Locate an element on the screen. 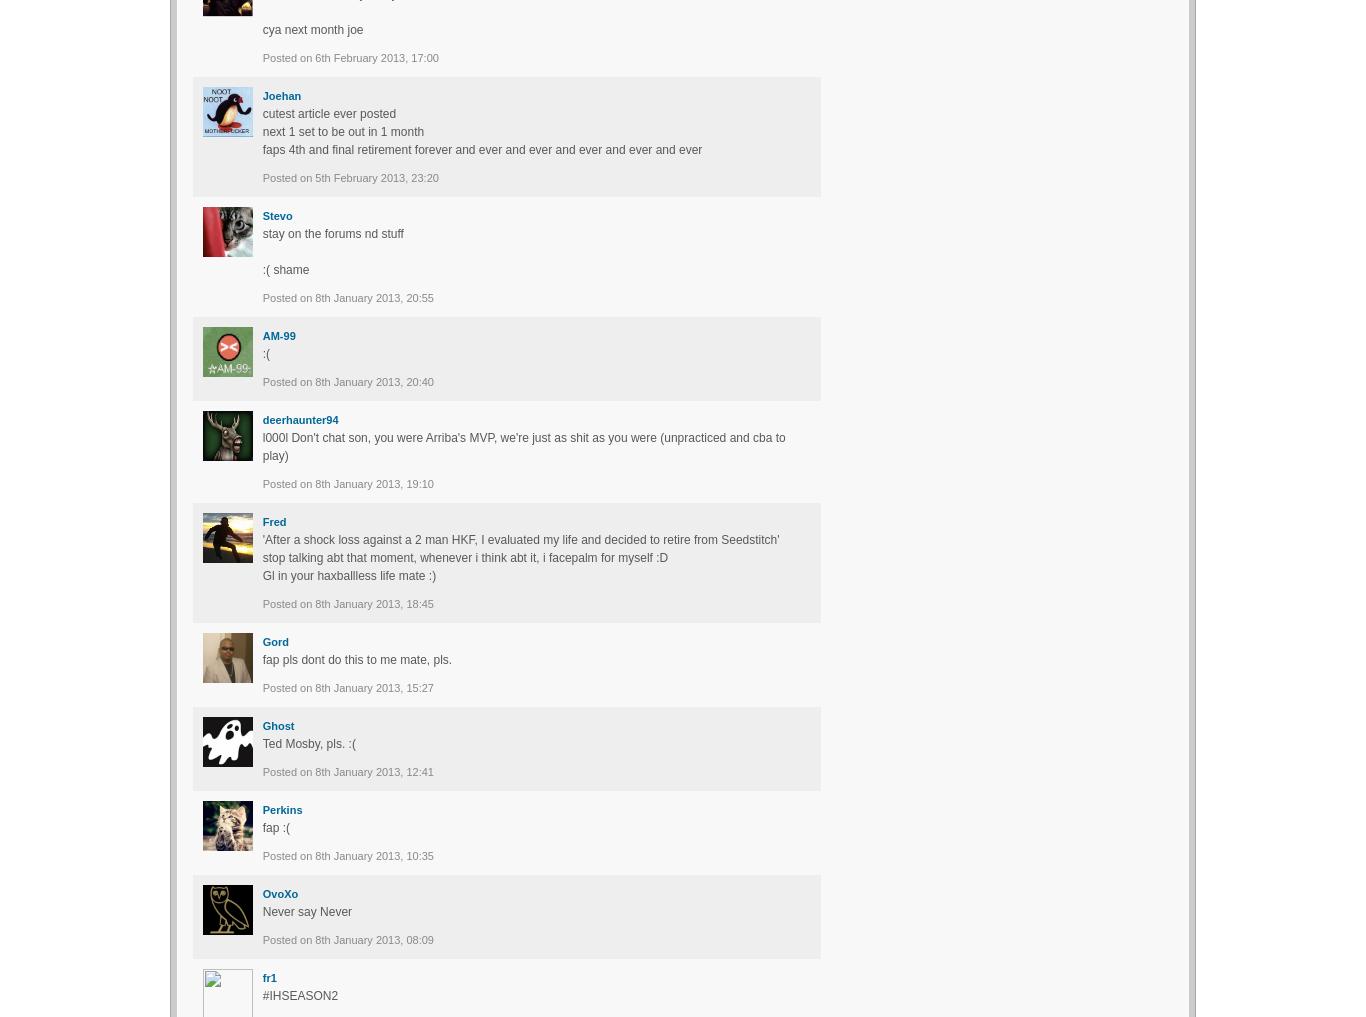 Image resolution: width=1366 pixels, height=1017 pixels. 'Posted on 6th February 2013, 17:00' is located at coordinates (348, 56).